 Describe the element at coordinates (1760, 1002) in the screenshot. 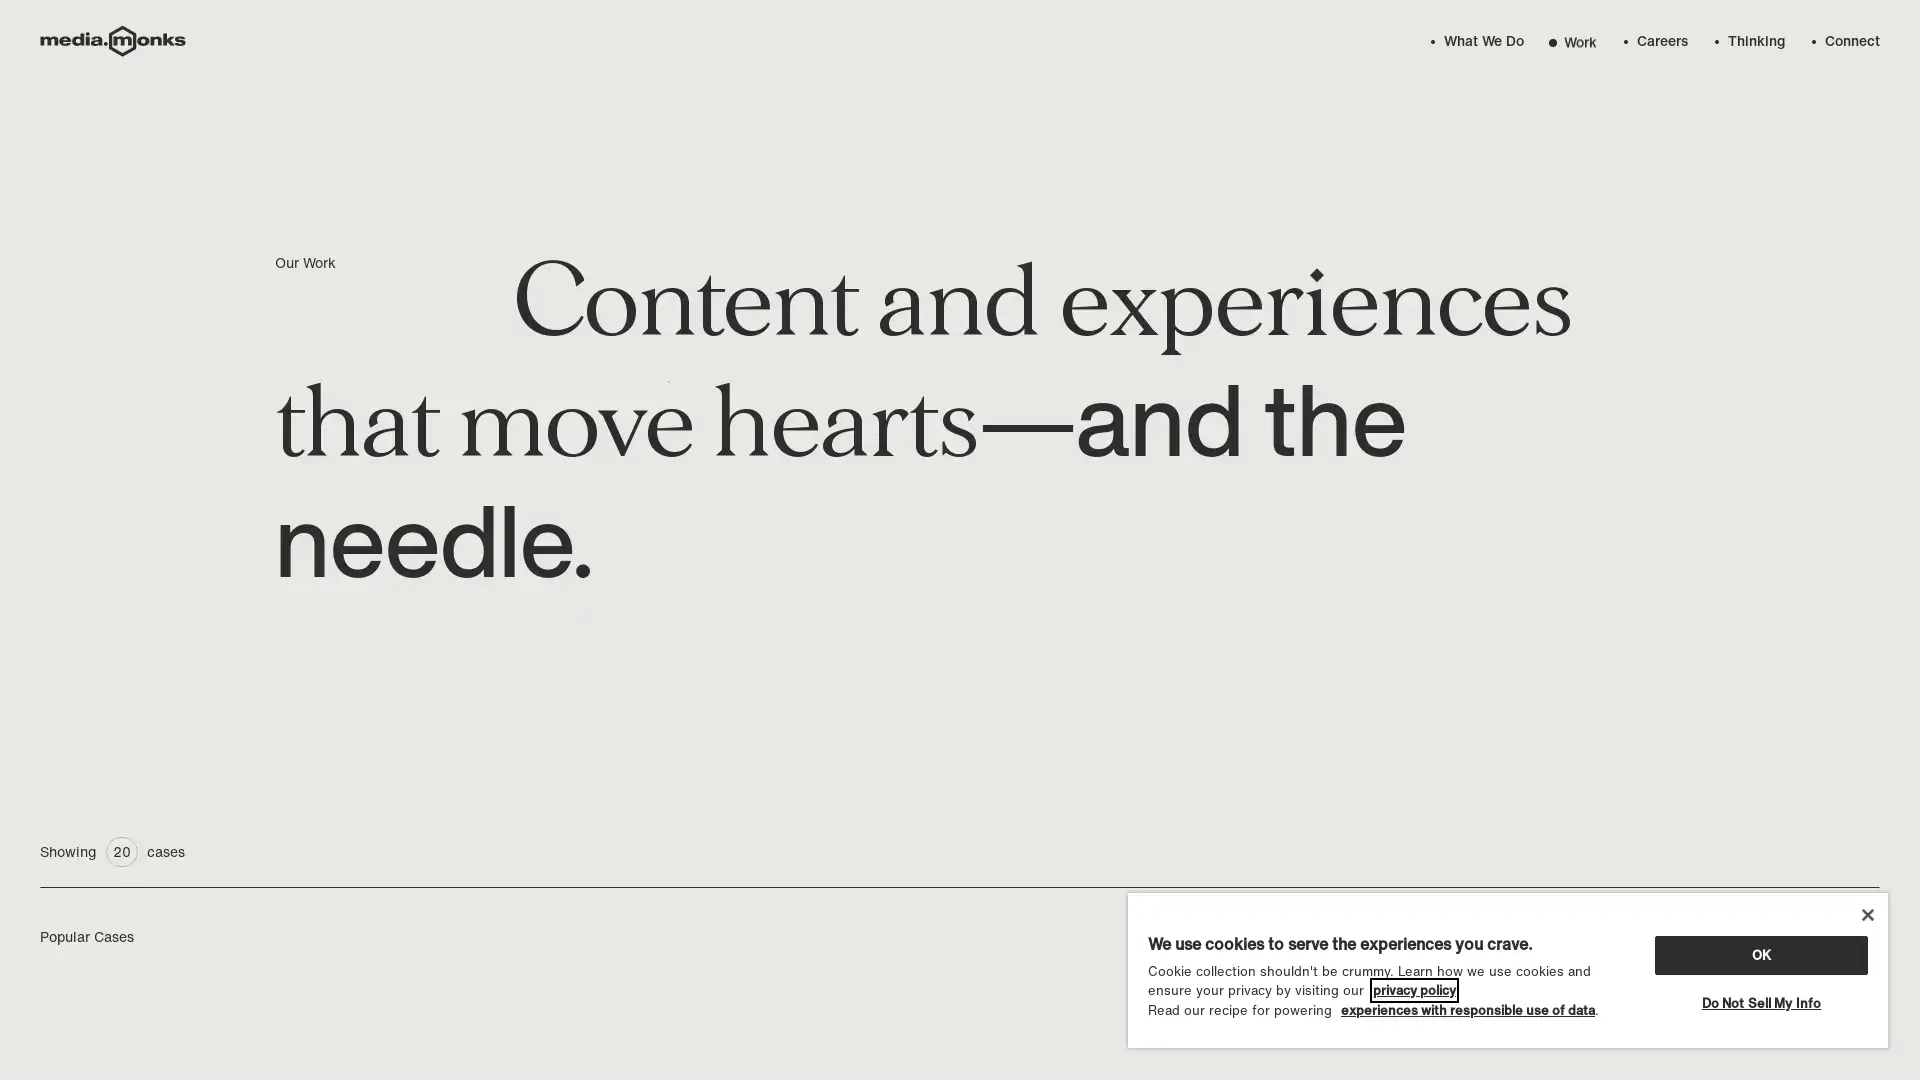

I see `Do Not Sell My Info` at that location.